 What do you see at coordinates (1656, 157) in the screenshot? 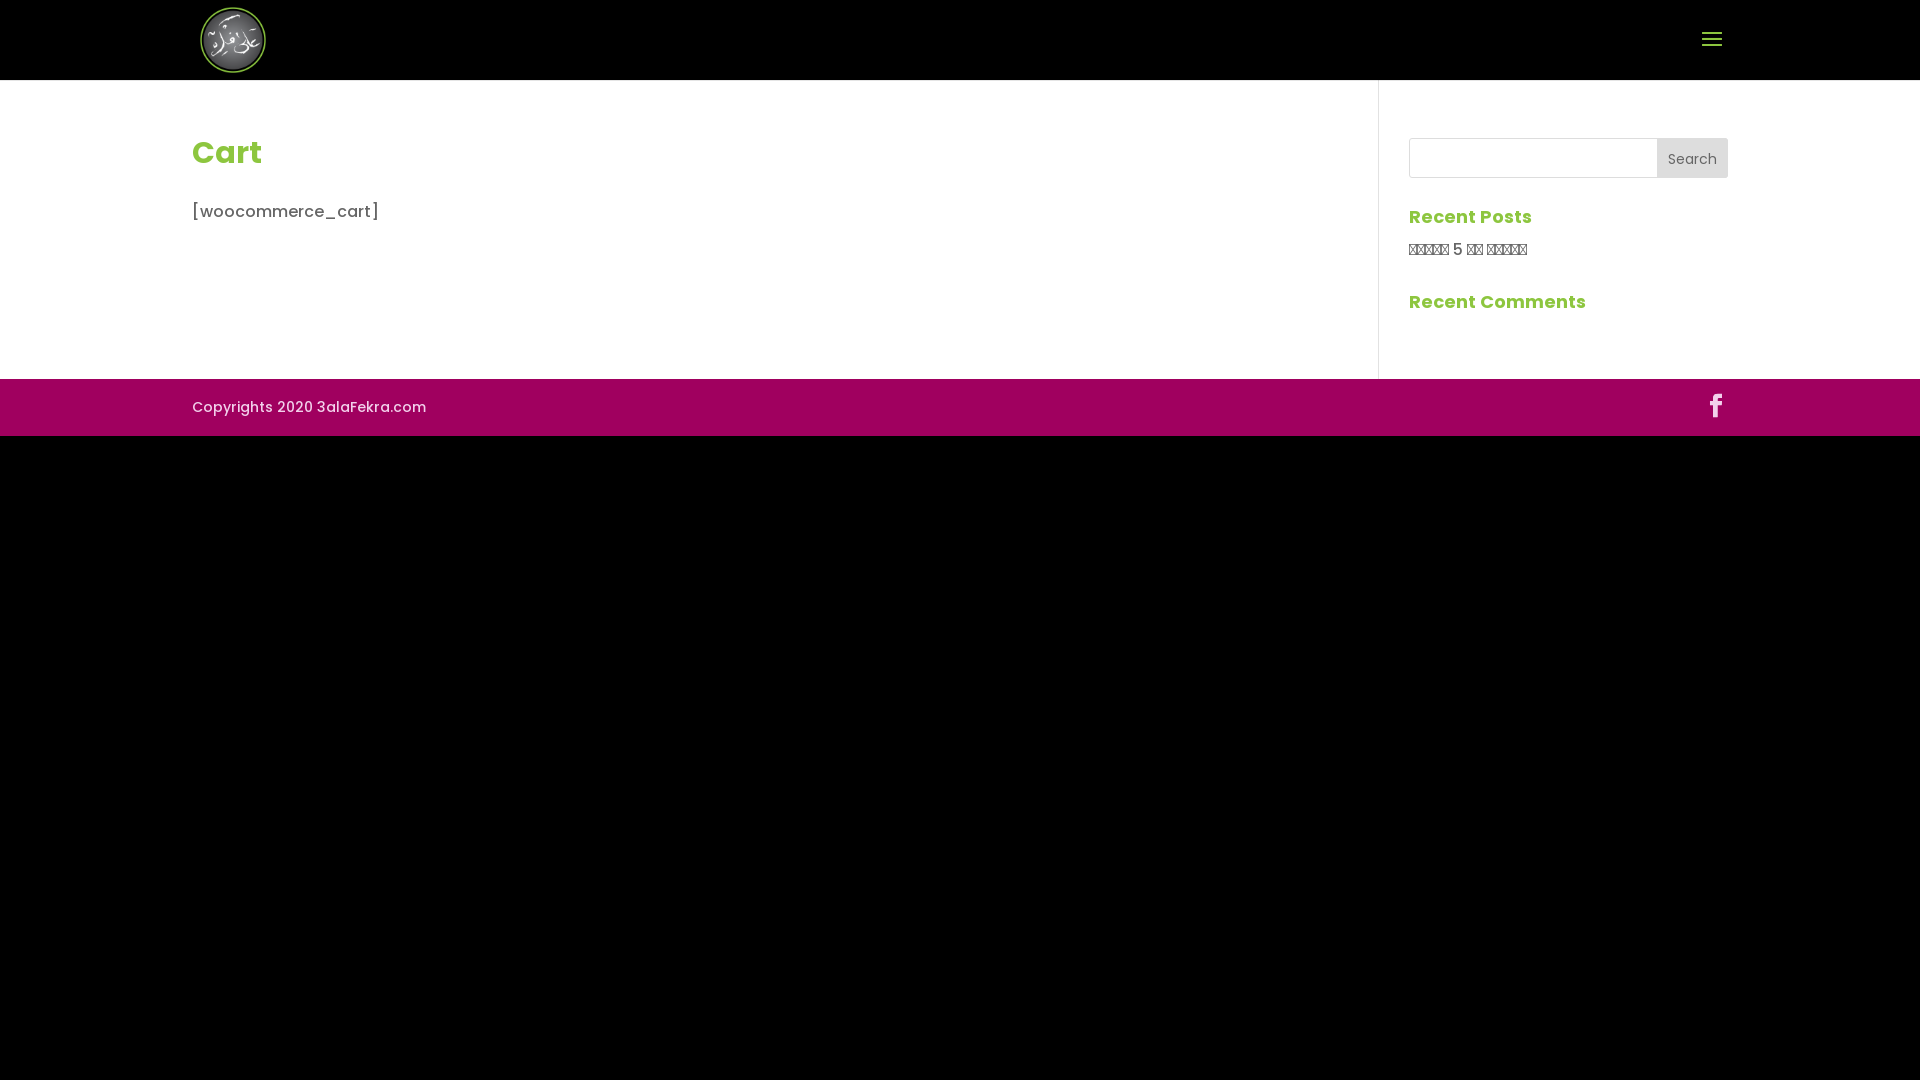
I see `'Search'` at bounding box center [1656, 157].